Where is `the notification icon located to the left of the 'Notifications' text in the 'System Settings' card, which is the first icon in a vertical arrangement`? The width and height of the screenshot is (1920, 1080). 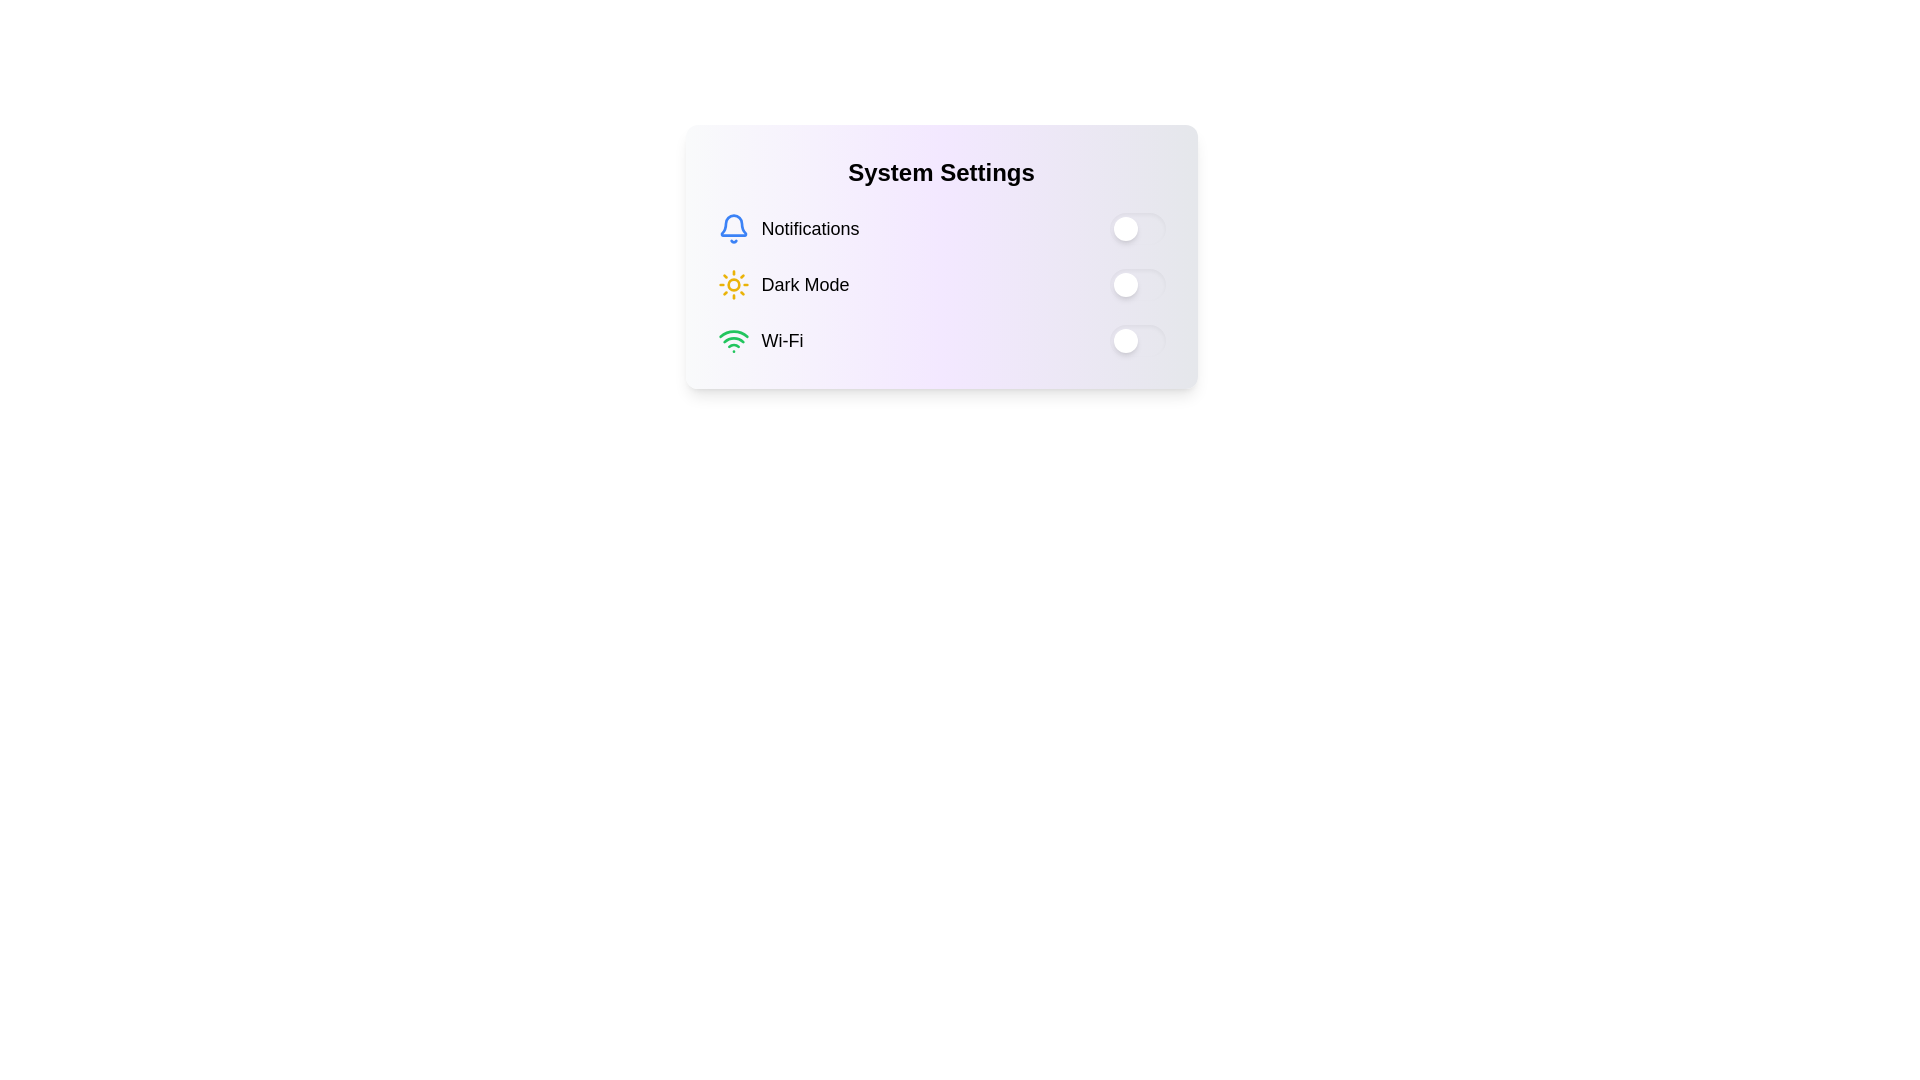 the notification icon located to the left of the 'Notifications' text in the 'System Settings' card, which is the first icon in a vertical arrangement is located at coordinates (732, 225).